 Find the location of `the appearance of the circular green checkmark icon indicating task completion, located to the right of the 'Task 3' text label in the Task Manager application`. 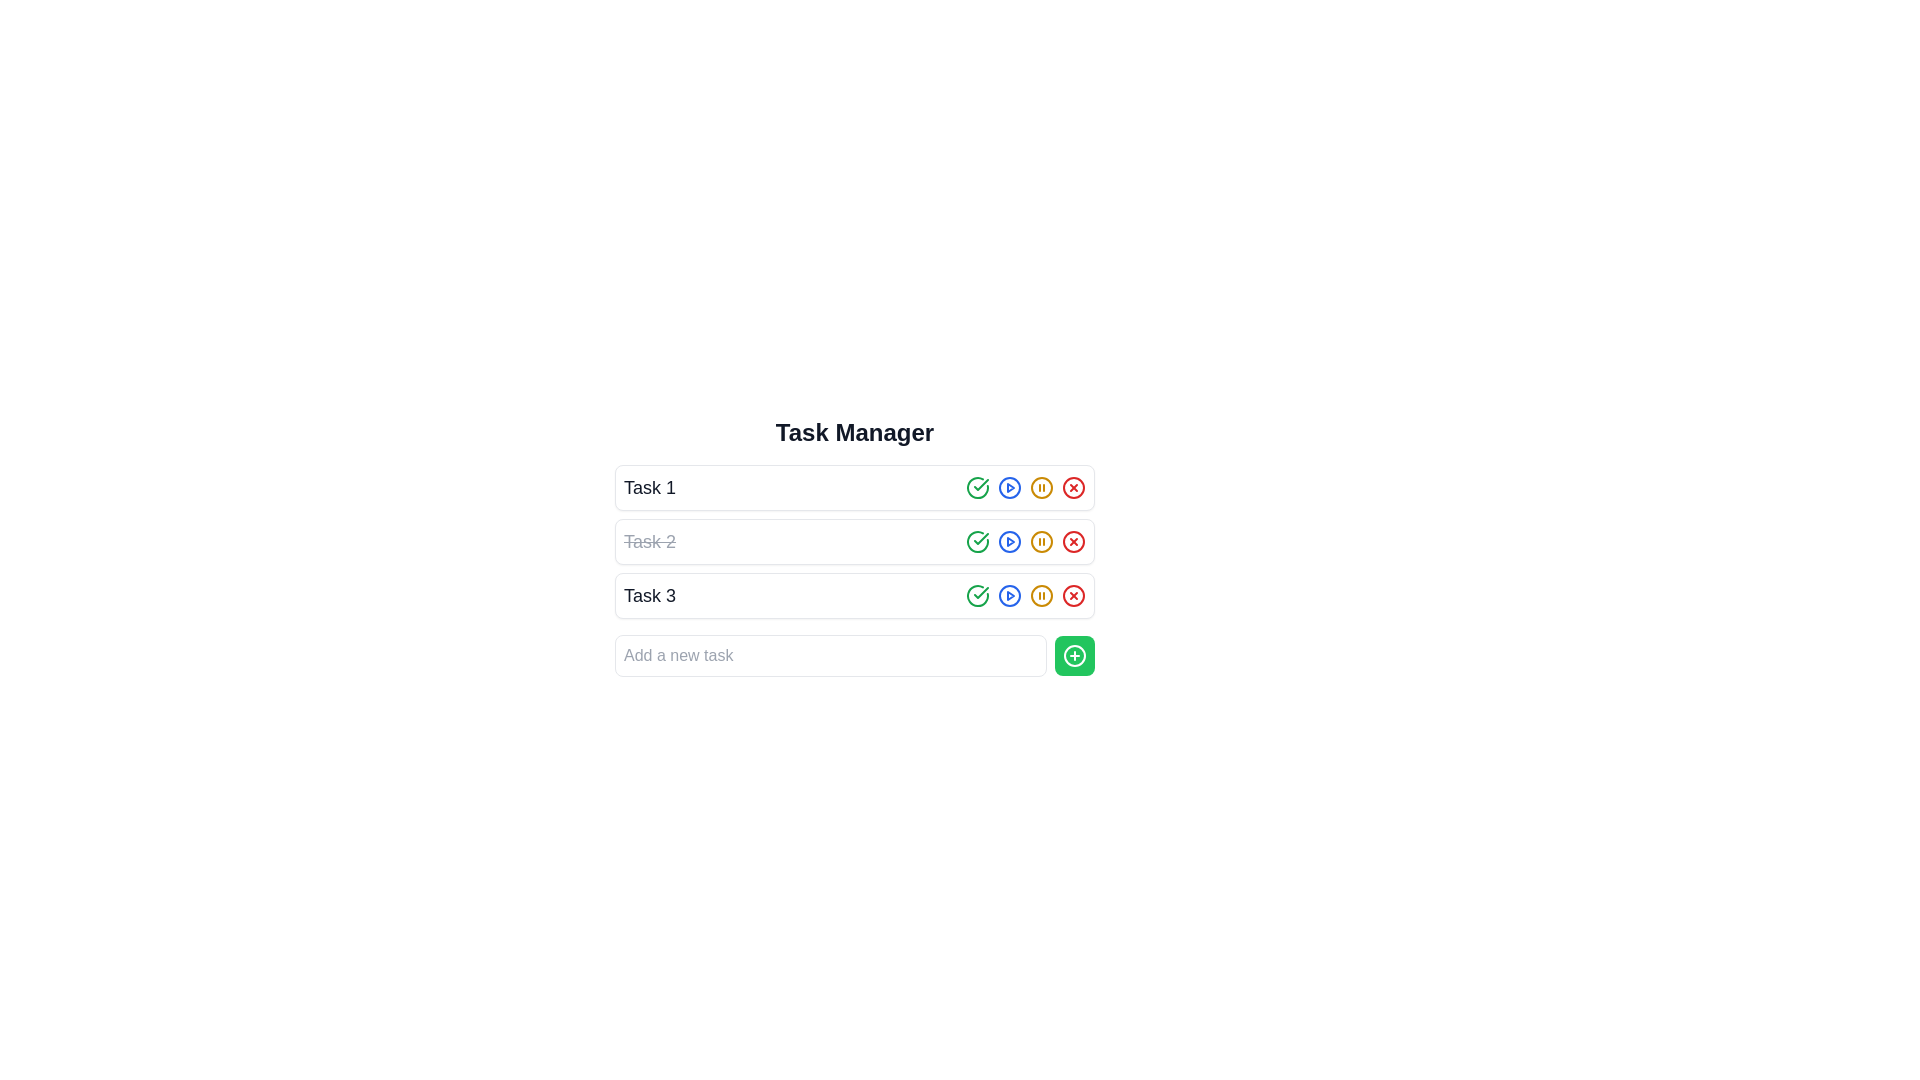

the appearance of the circular green checkmark icon indicating task completion, located to the right of the 'Task 3' text label in the Task Manager application is located at coordinates (978, 595).